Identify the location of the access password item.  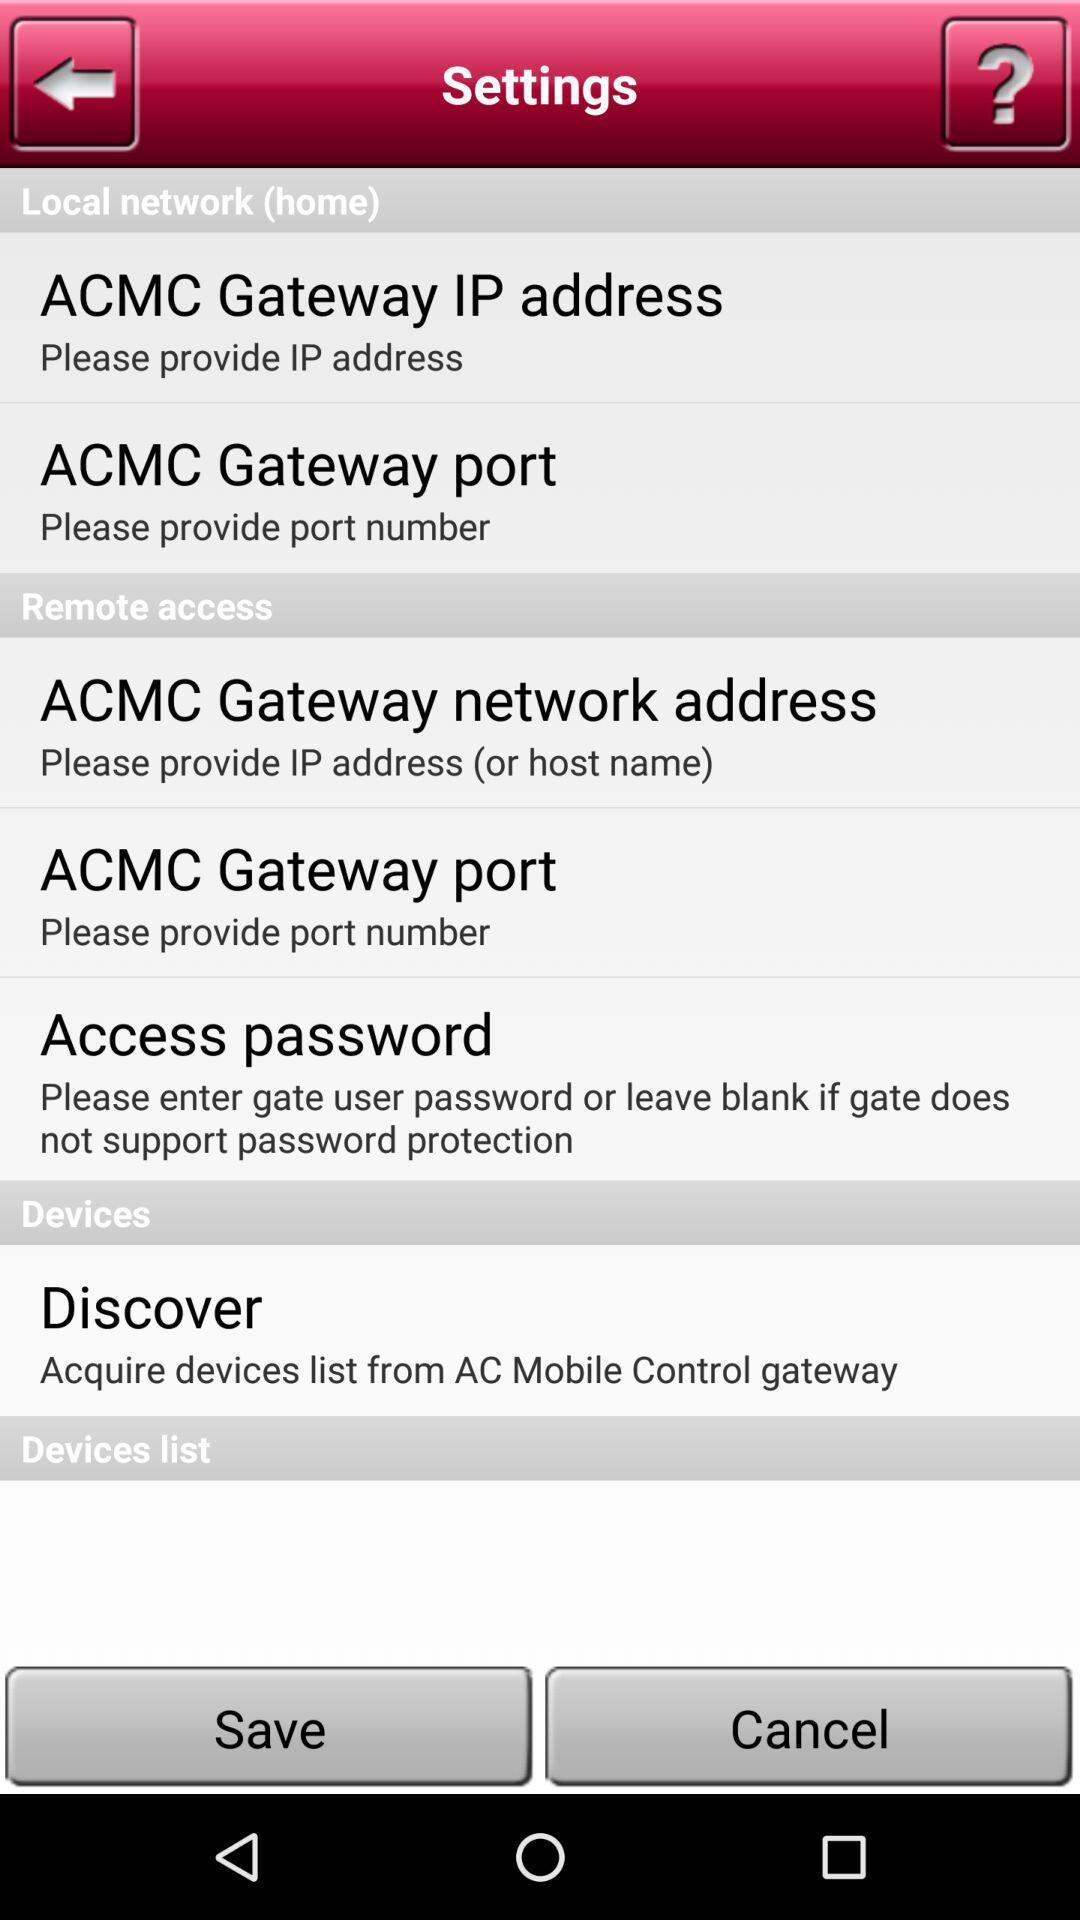
(265, 1032).